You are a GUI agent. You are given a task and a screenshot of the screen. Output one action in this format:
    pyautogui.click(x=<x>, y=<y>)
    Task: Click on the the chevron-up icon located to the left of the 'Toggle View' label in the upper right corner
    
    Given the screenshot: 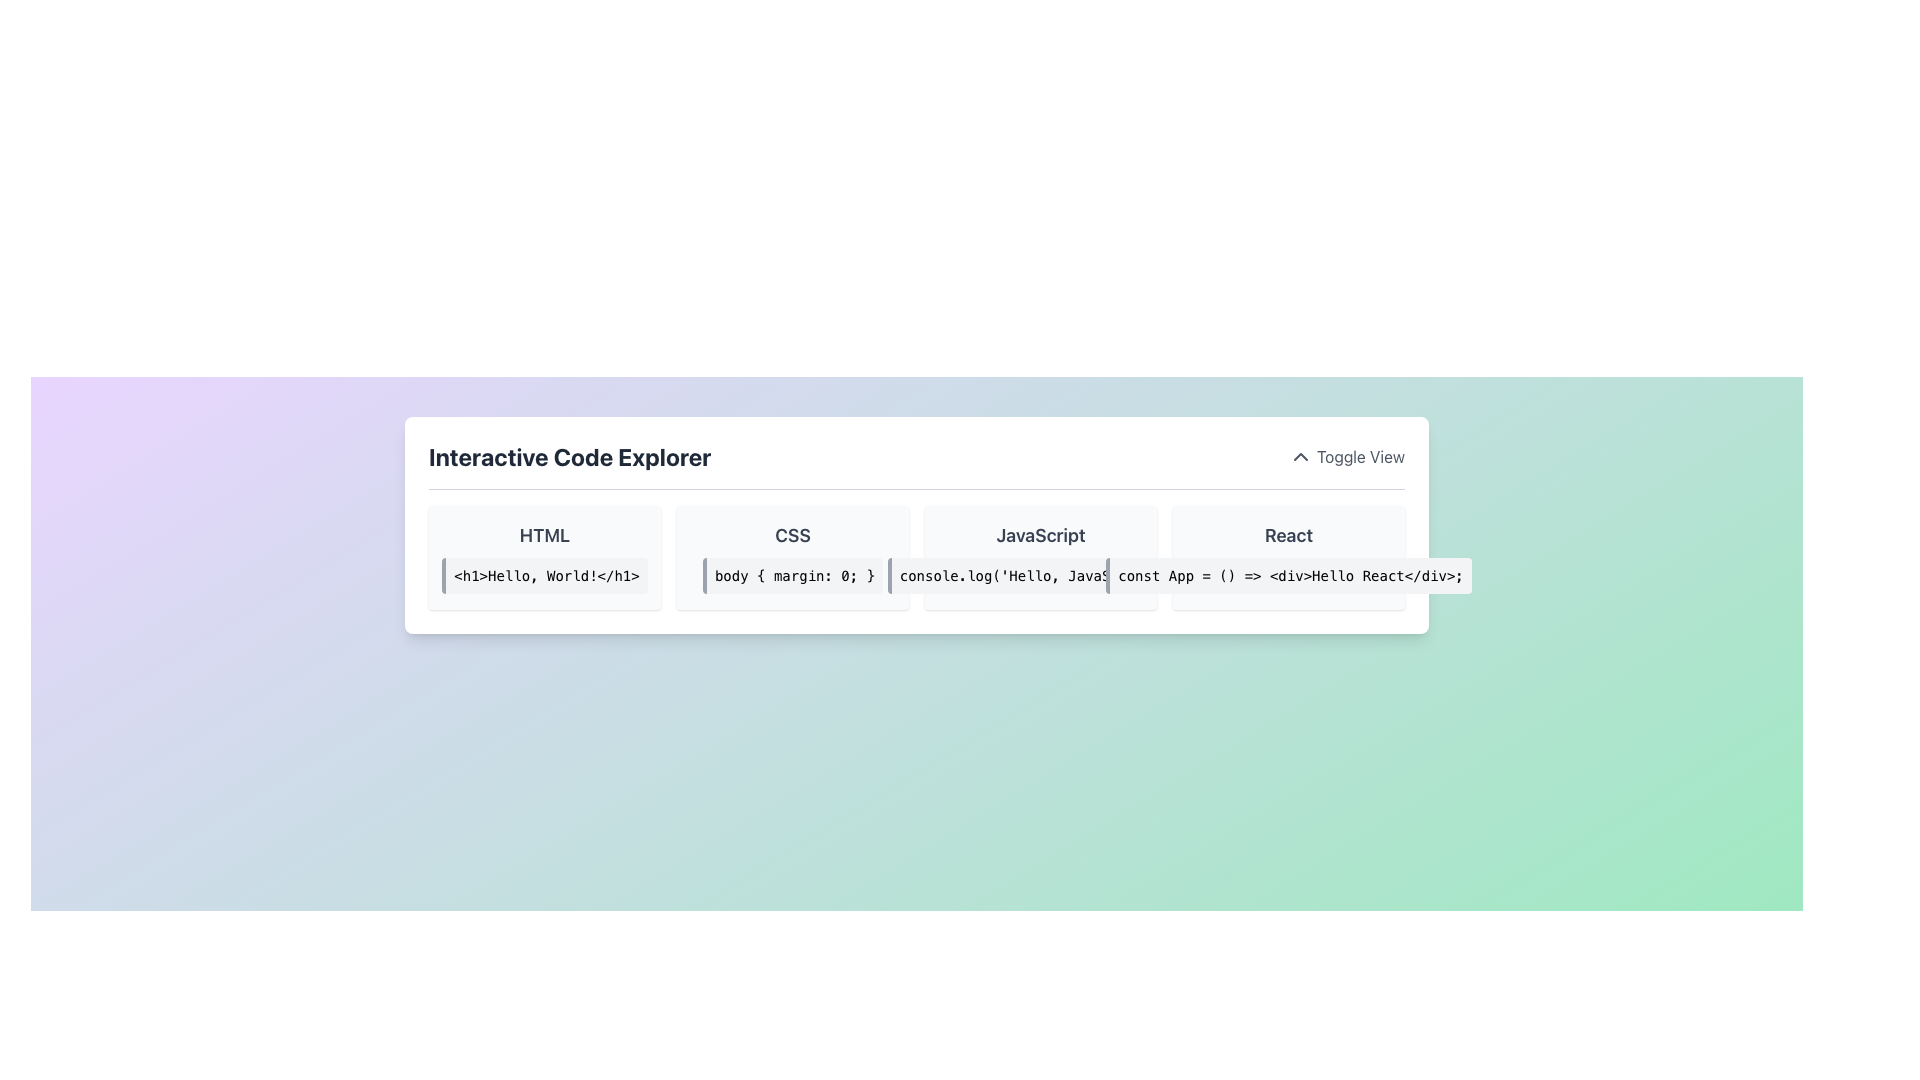 What is the action you would take?
    pyautogui.click(x=1300, y=456)
    